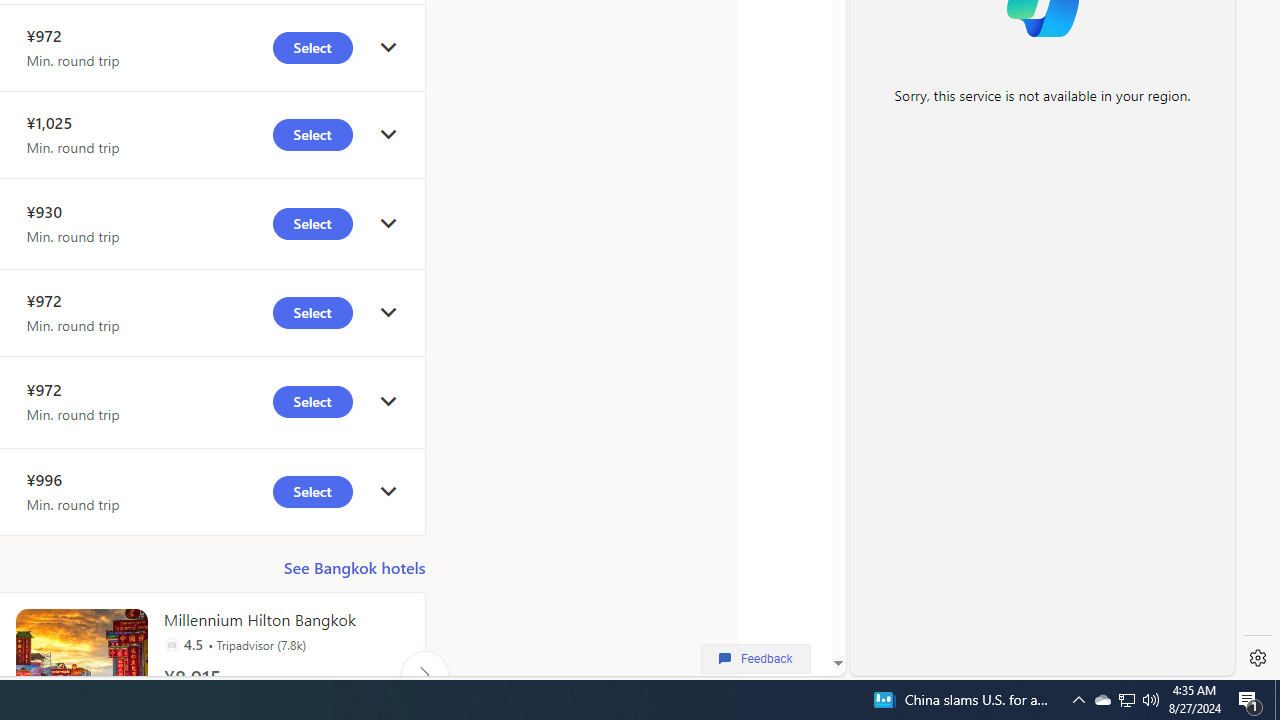 The image size is (1280, 720). I want to click on 'click to get details', so click(388, 491).